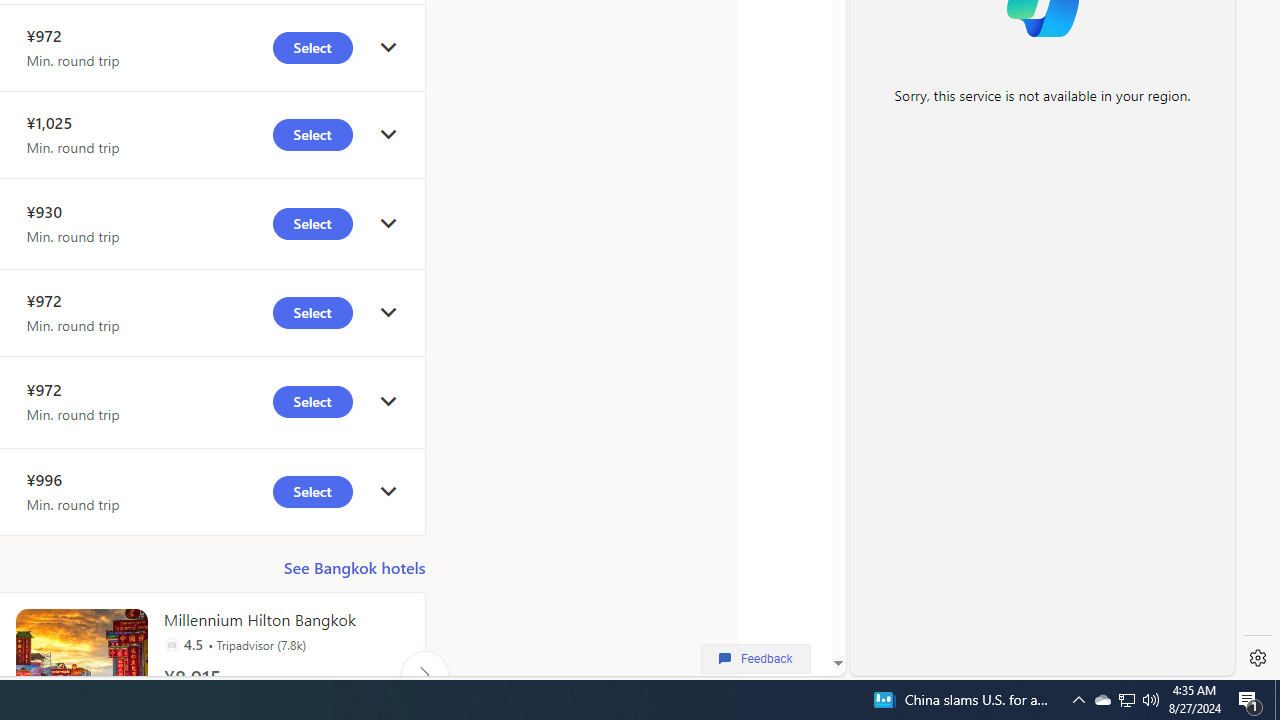 The image size is (1280, 720). I want to click on 'click to get details', so click(388, 491).